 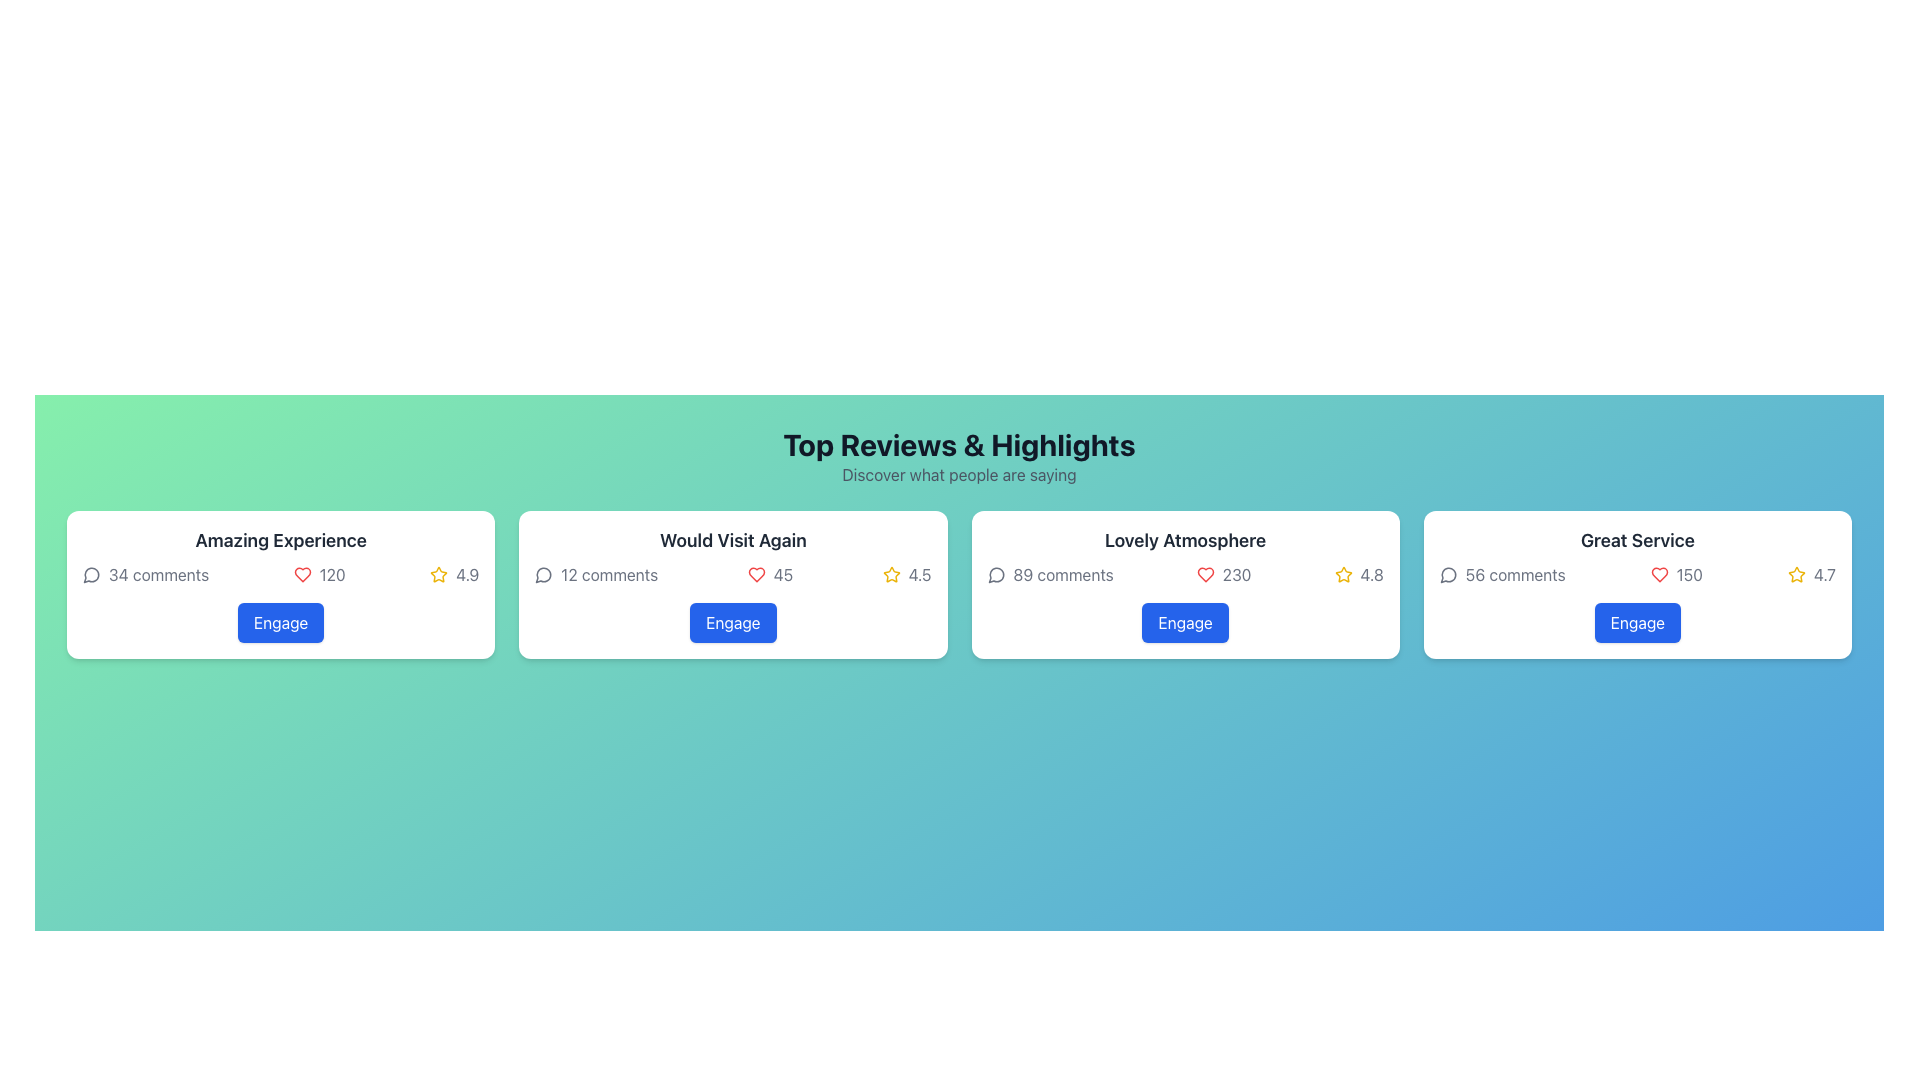 I want to click on numeric rating value '4.8' displayed in gray text next to a yellow star icon in the bottom-right corner of the 'Lovely Atmosphere' card, so click(x=1359, y=574).